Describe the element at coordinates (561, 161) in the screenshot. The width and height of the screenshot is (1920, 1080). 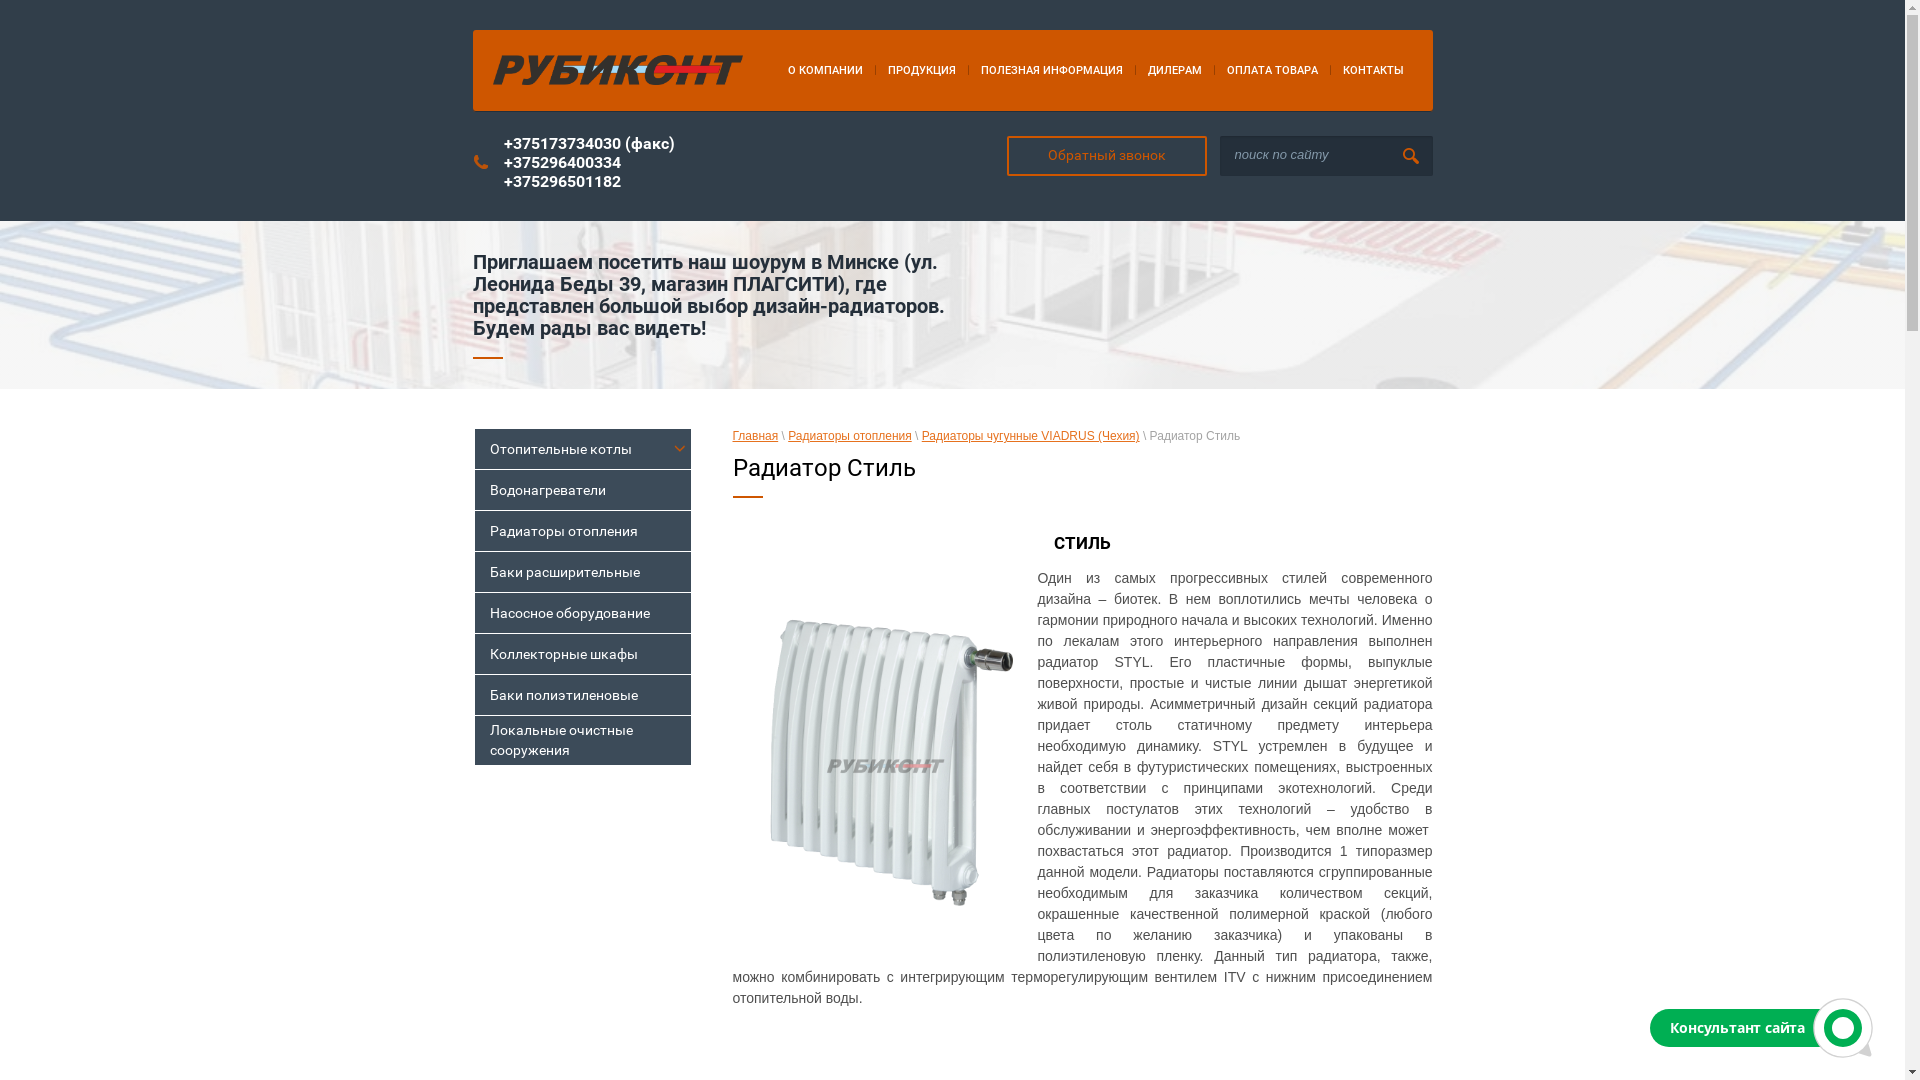
I see `'+375296400334'` at that location.